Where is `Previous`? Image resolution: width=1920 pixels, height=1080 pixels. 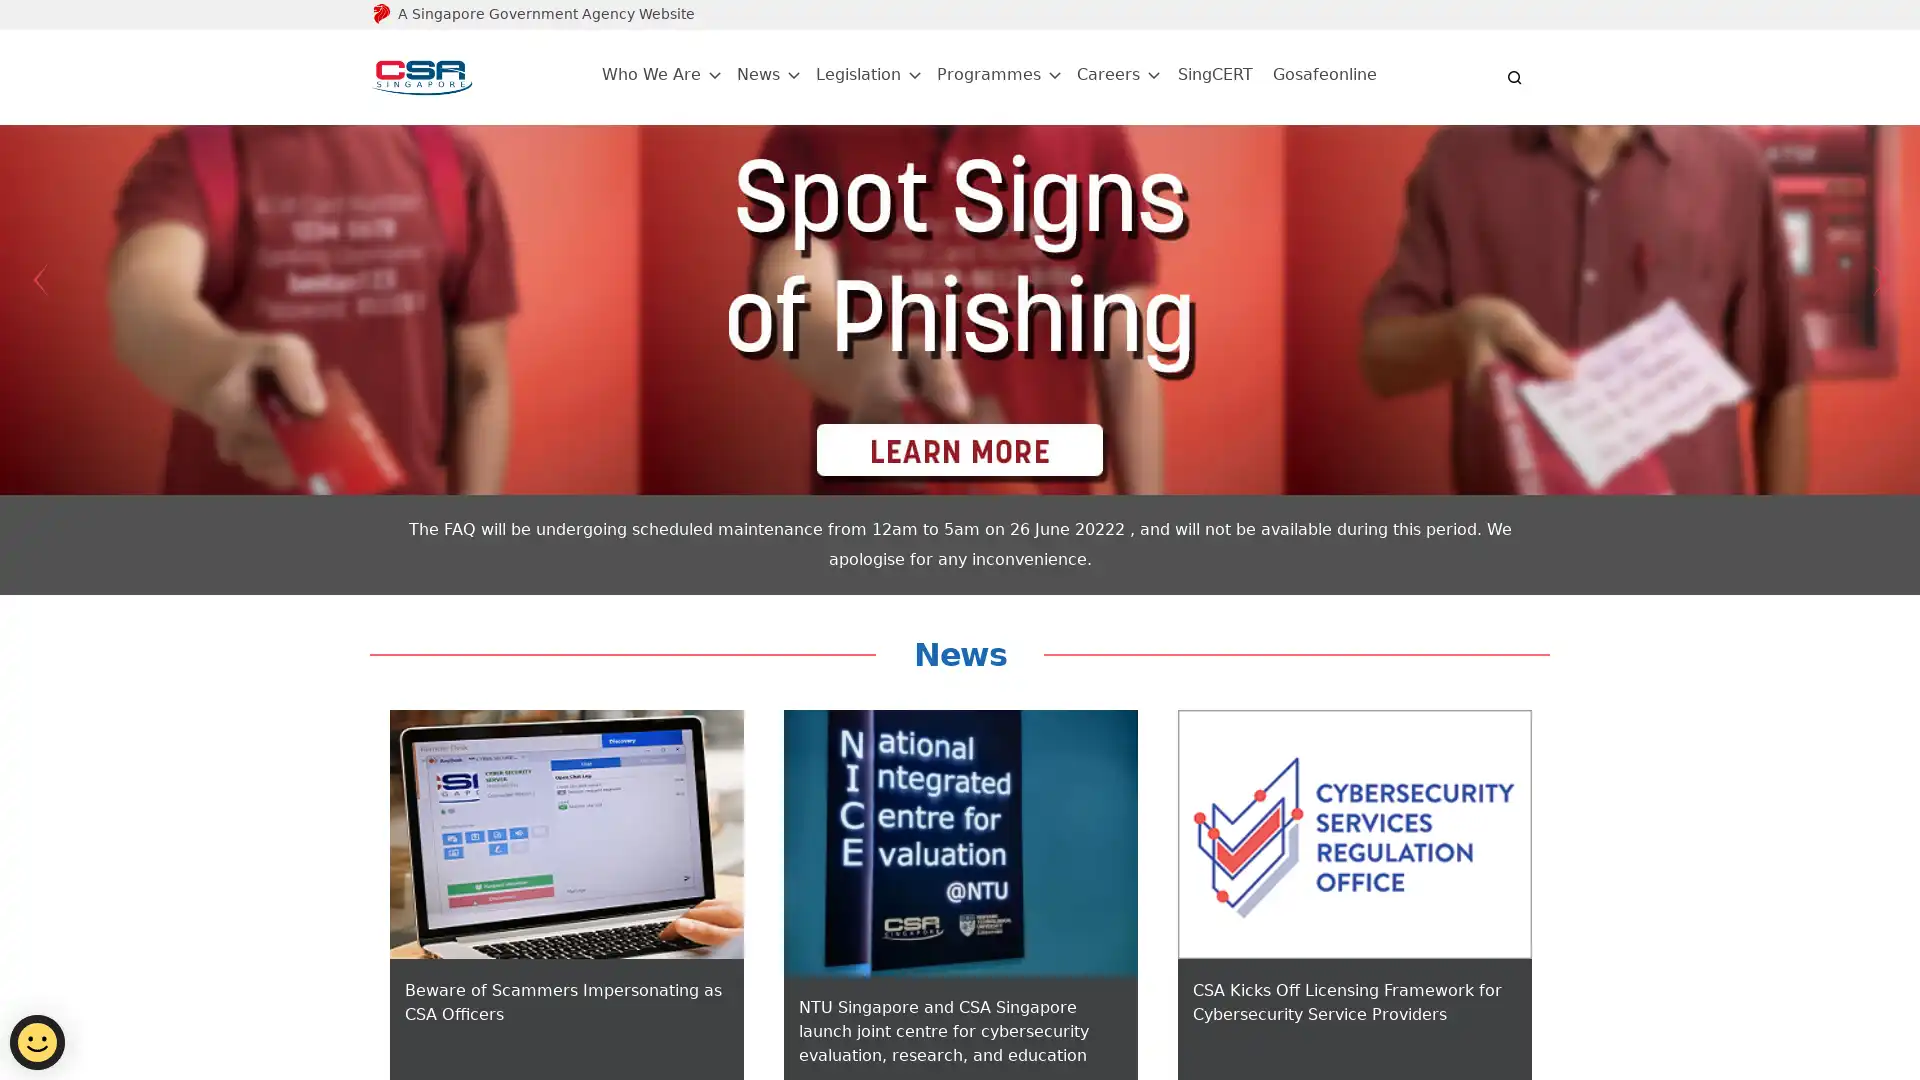 Previous is located at coordinates (39, 280).